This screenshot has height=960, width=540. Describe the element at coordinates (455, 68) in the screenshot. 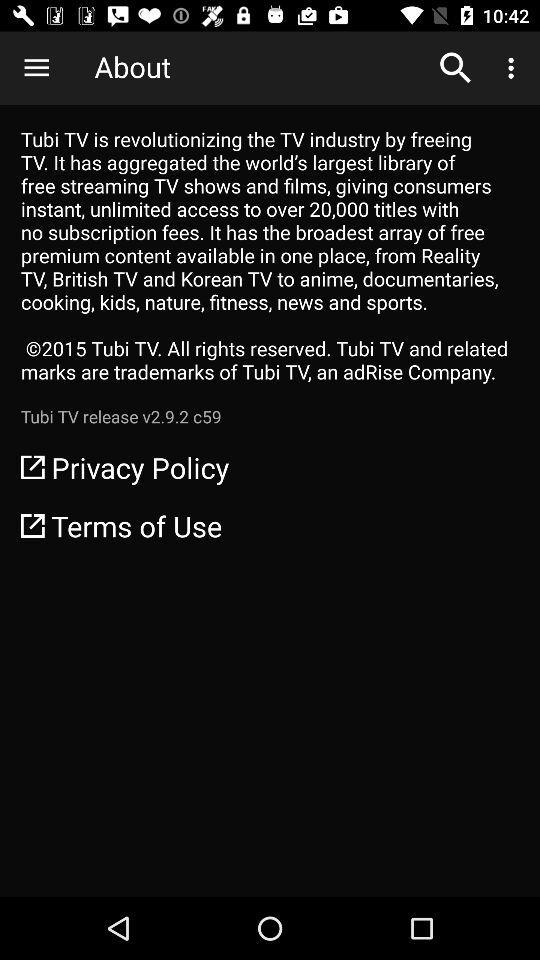

I see `the icon above tubi tv is` at that location.